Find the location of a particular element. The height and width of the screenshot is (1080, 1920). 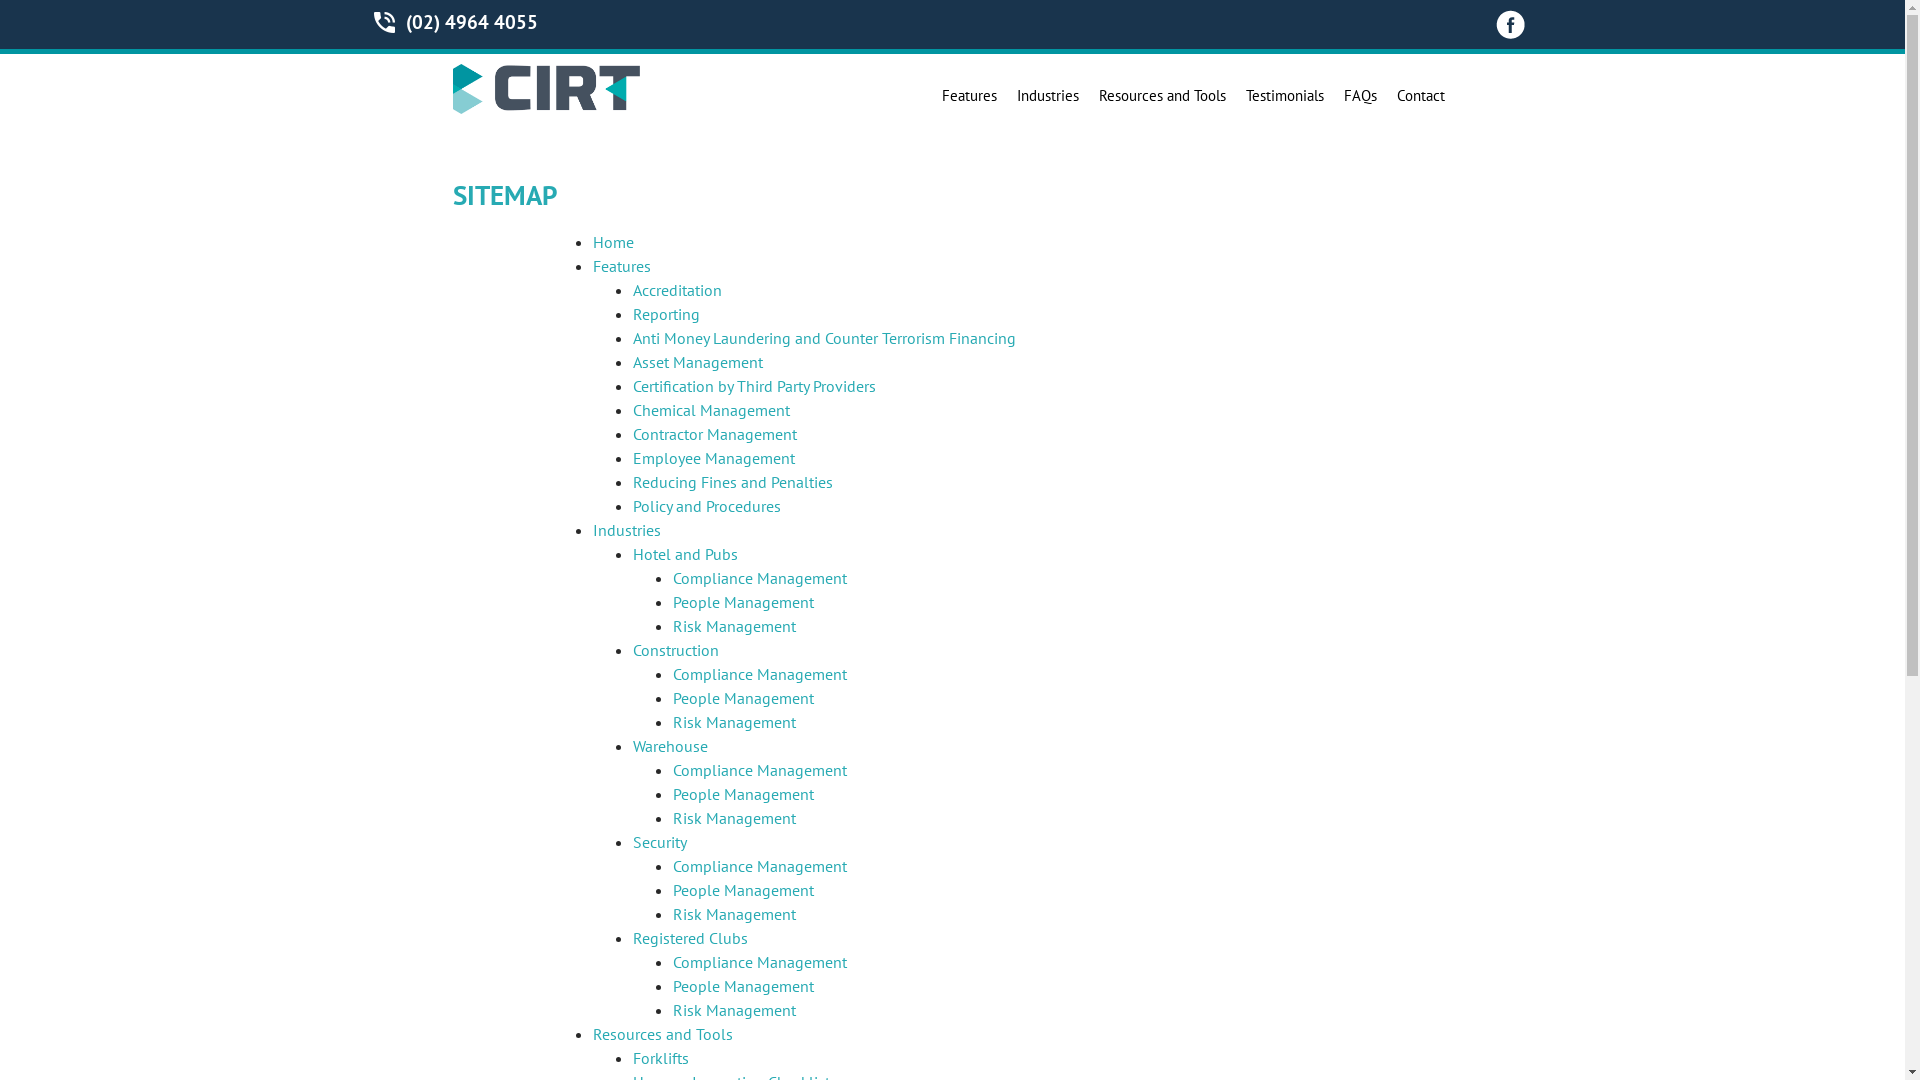

'Asset Management' is located at coordinates (696, 362).